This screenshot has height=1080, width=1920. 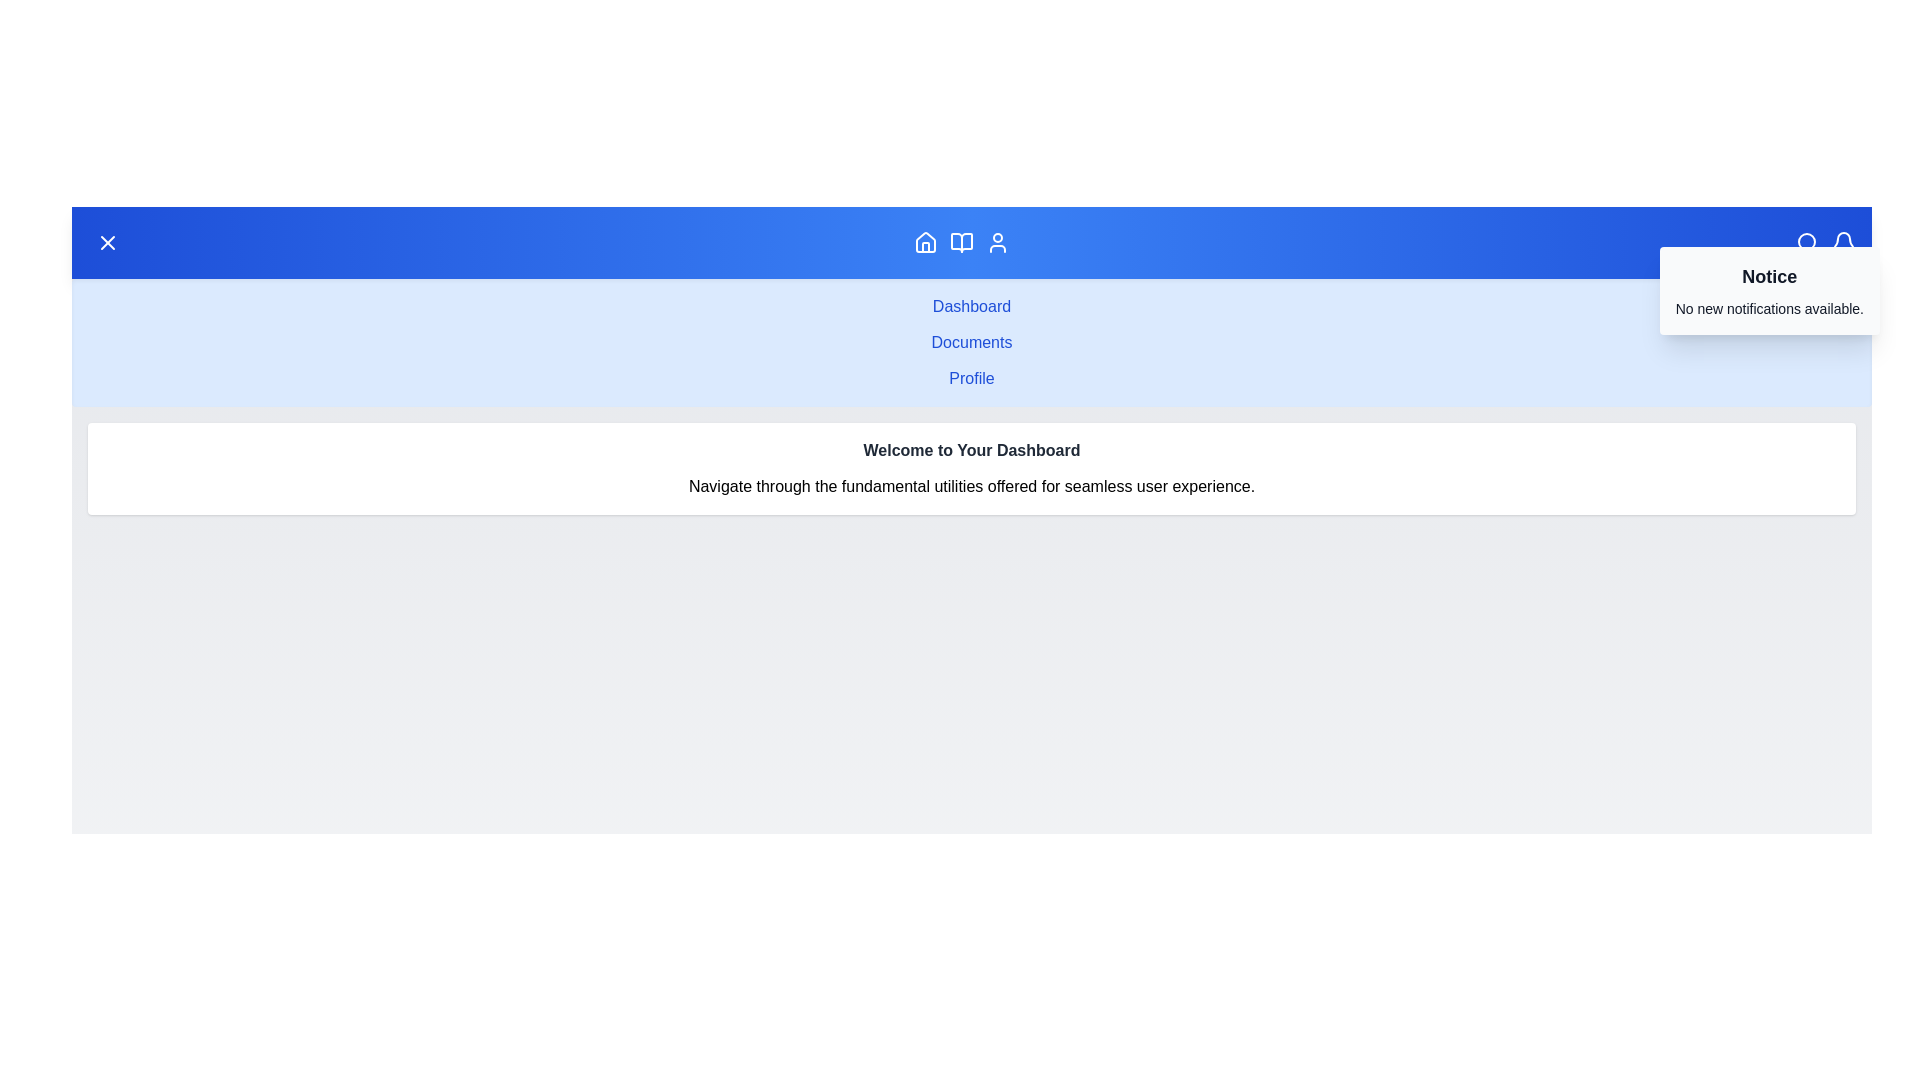 What do you see at coordinates (971, 825) in the screenshot?
I see `the main content area to focus on it` at bounding box center [971, 825].